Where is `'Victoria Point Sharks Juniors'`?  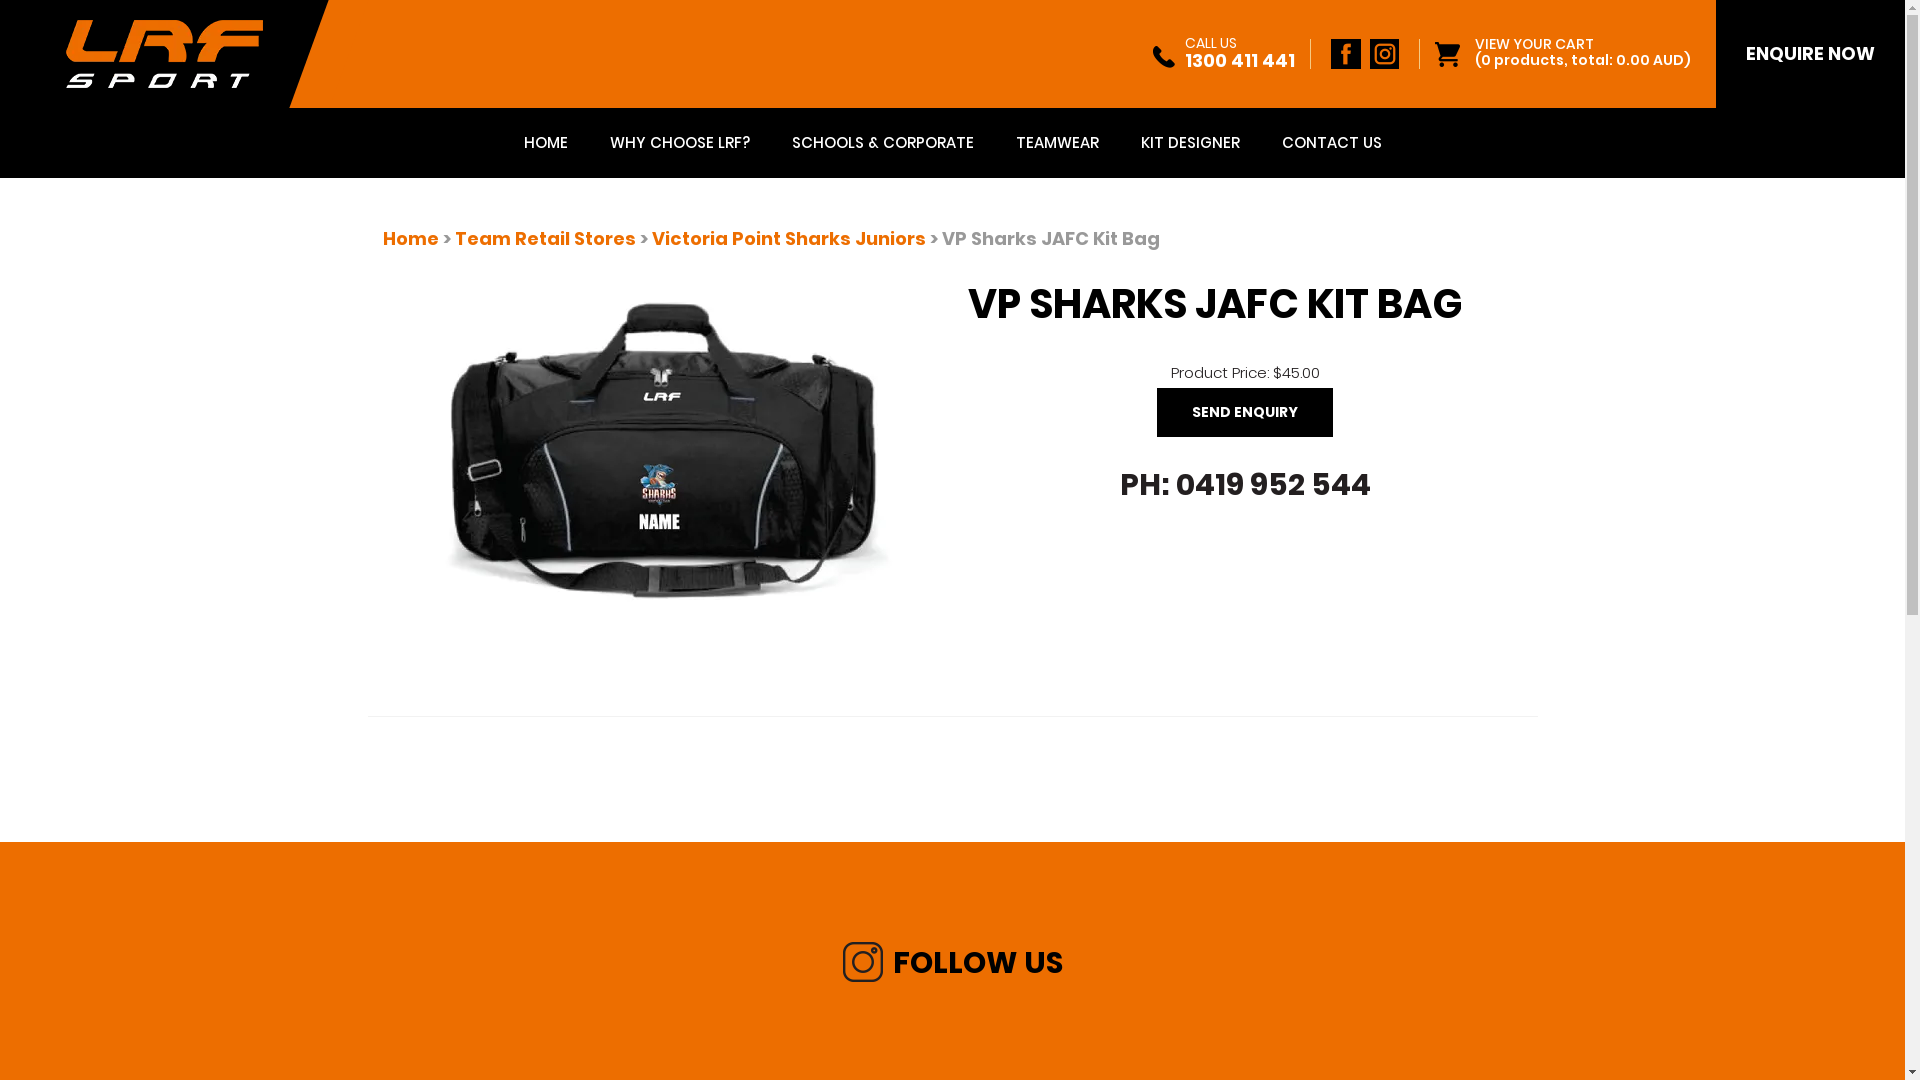 'Victoria Point Sharks Juniors' is located at coordinates (787, 237).